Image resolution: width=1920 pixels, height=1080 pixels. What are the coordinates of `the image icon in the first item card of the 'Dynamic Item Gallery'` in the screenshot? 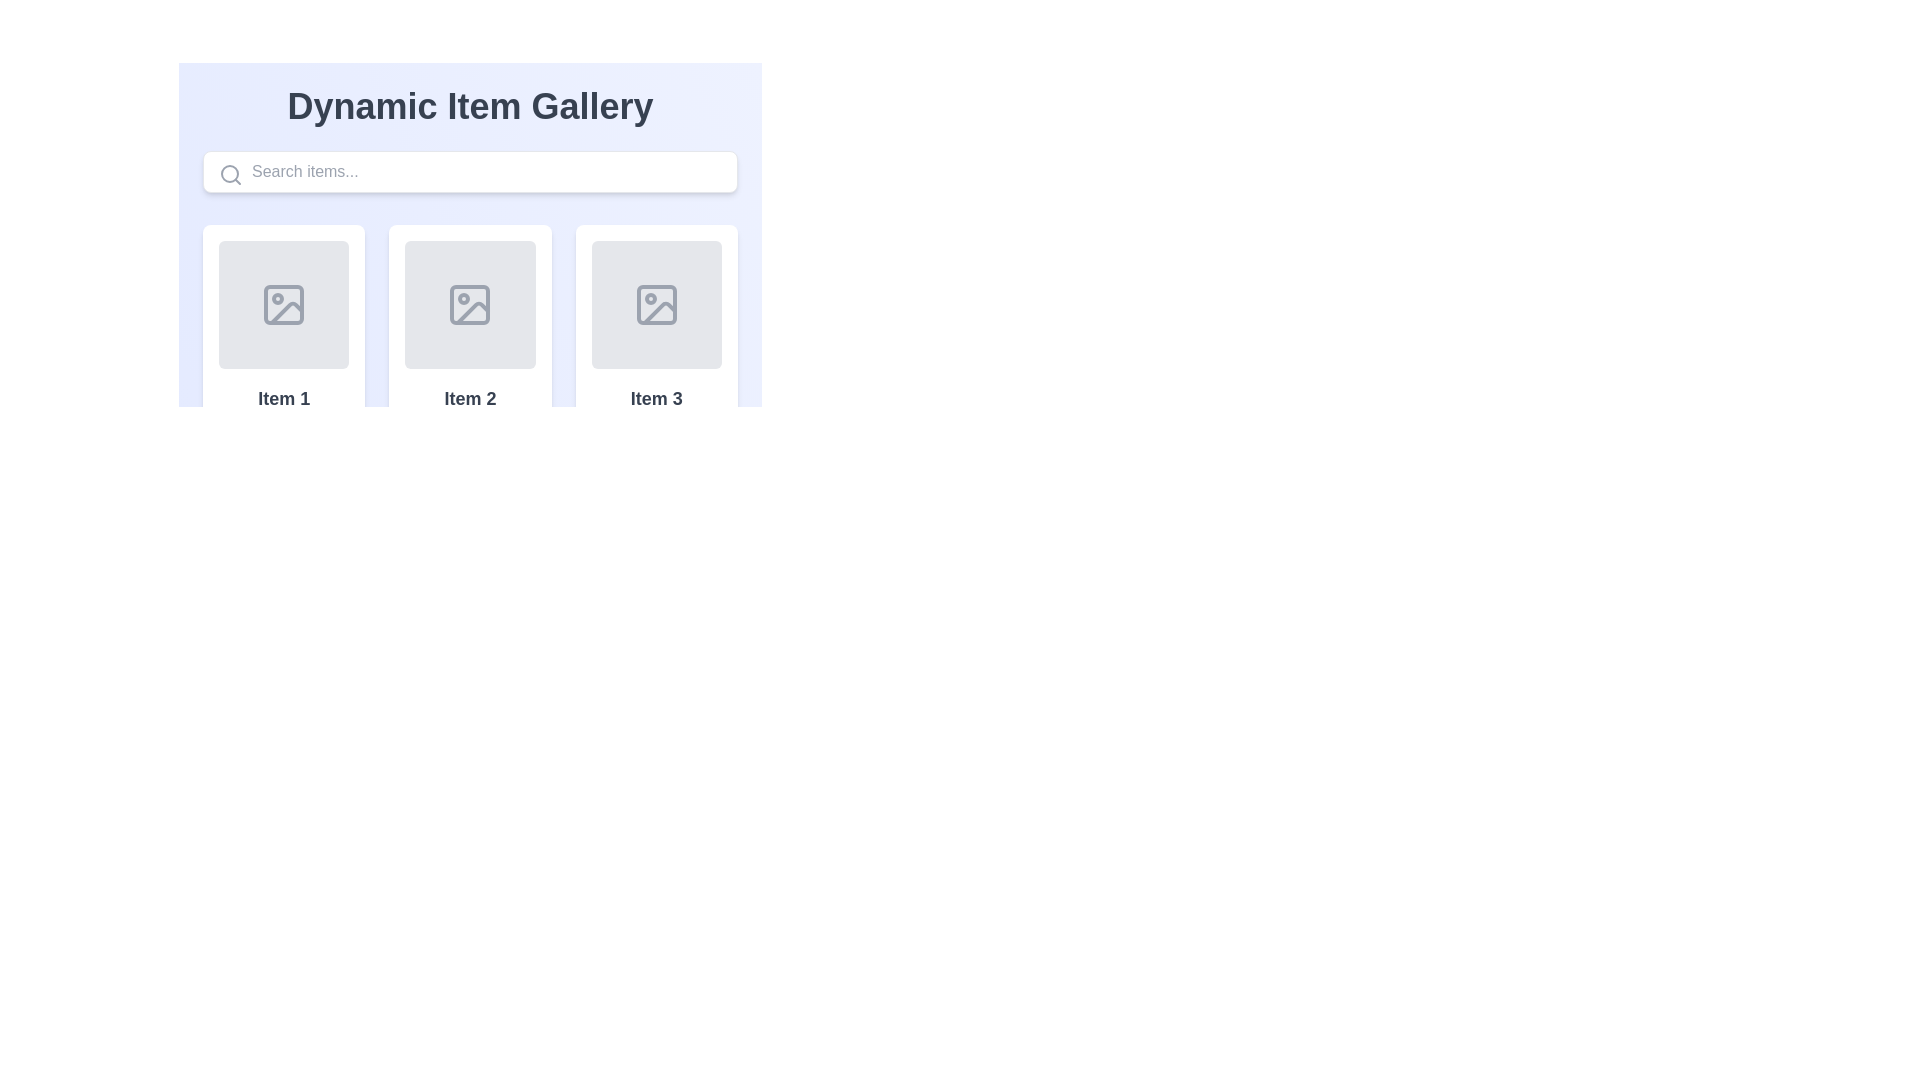 It's located at (283, 304).